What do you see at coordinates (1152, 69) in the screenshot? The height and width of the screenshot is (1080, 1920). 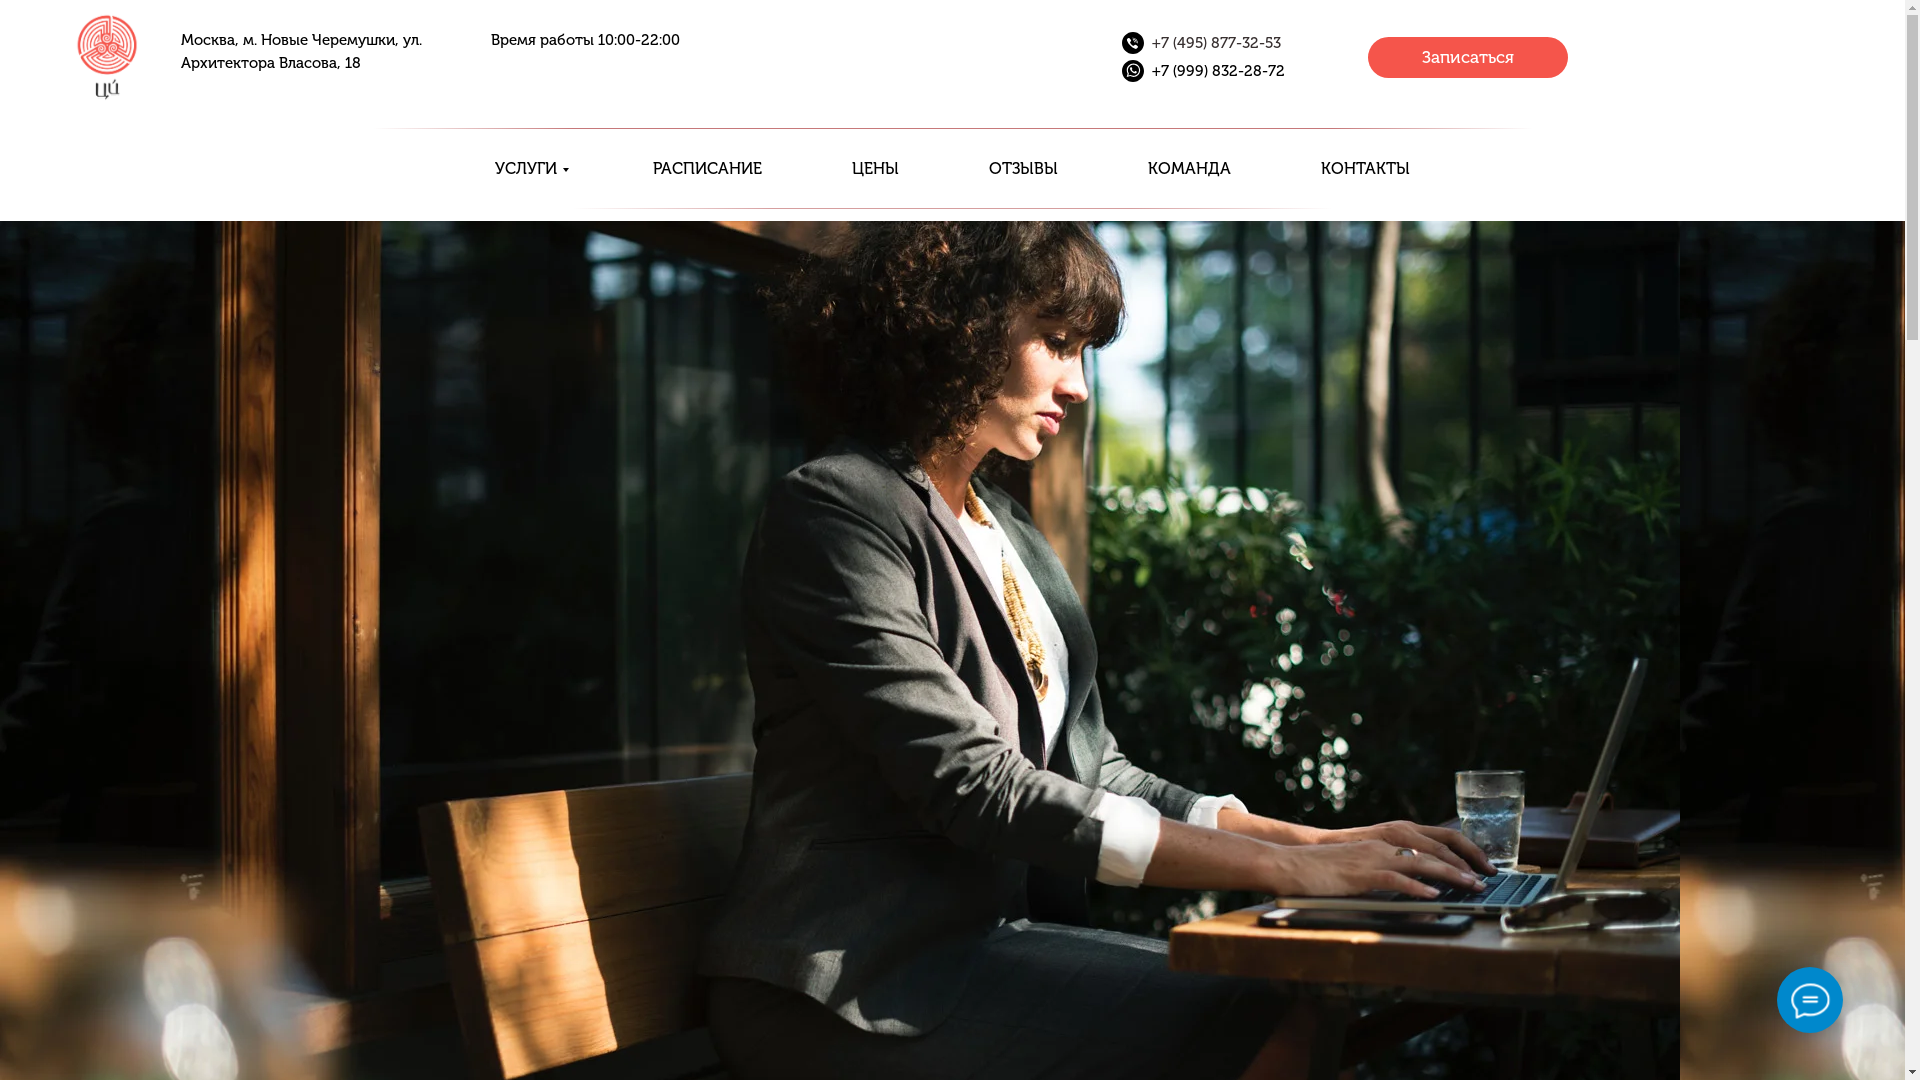 I see `'+7 (999) 832-28-72'` at bounding box center [1152, 69].